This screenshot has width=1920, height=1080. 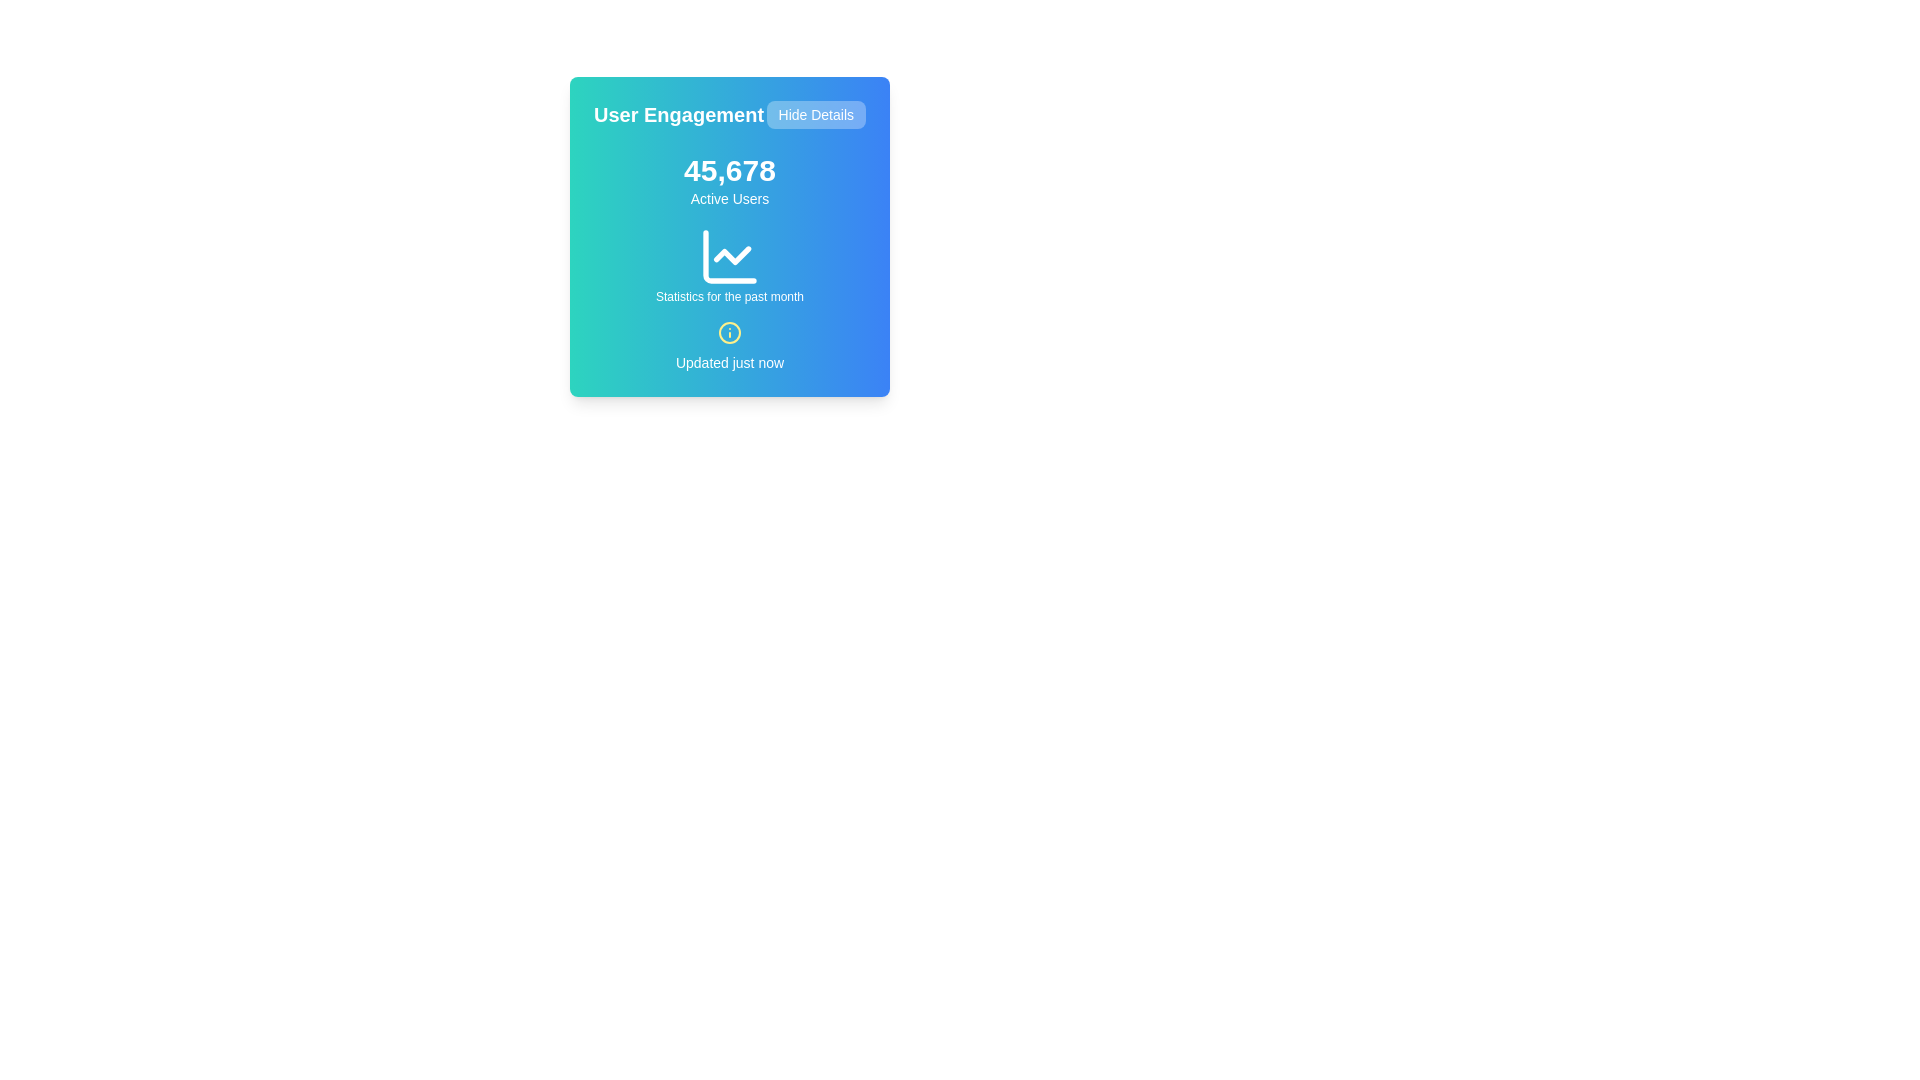 I want to click on the statistical chart icon located within the 'Statistics for the past month' section under 'User Engagement', so click(x=728, y=256).